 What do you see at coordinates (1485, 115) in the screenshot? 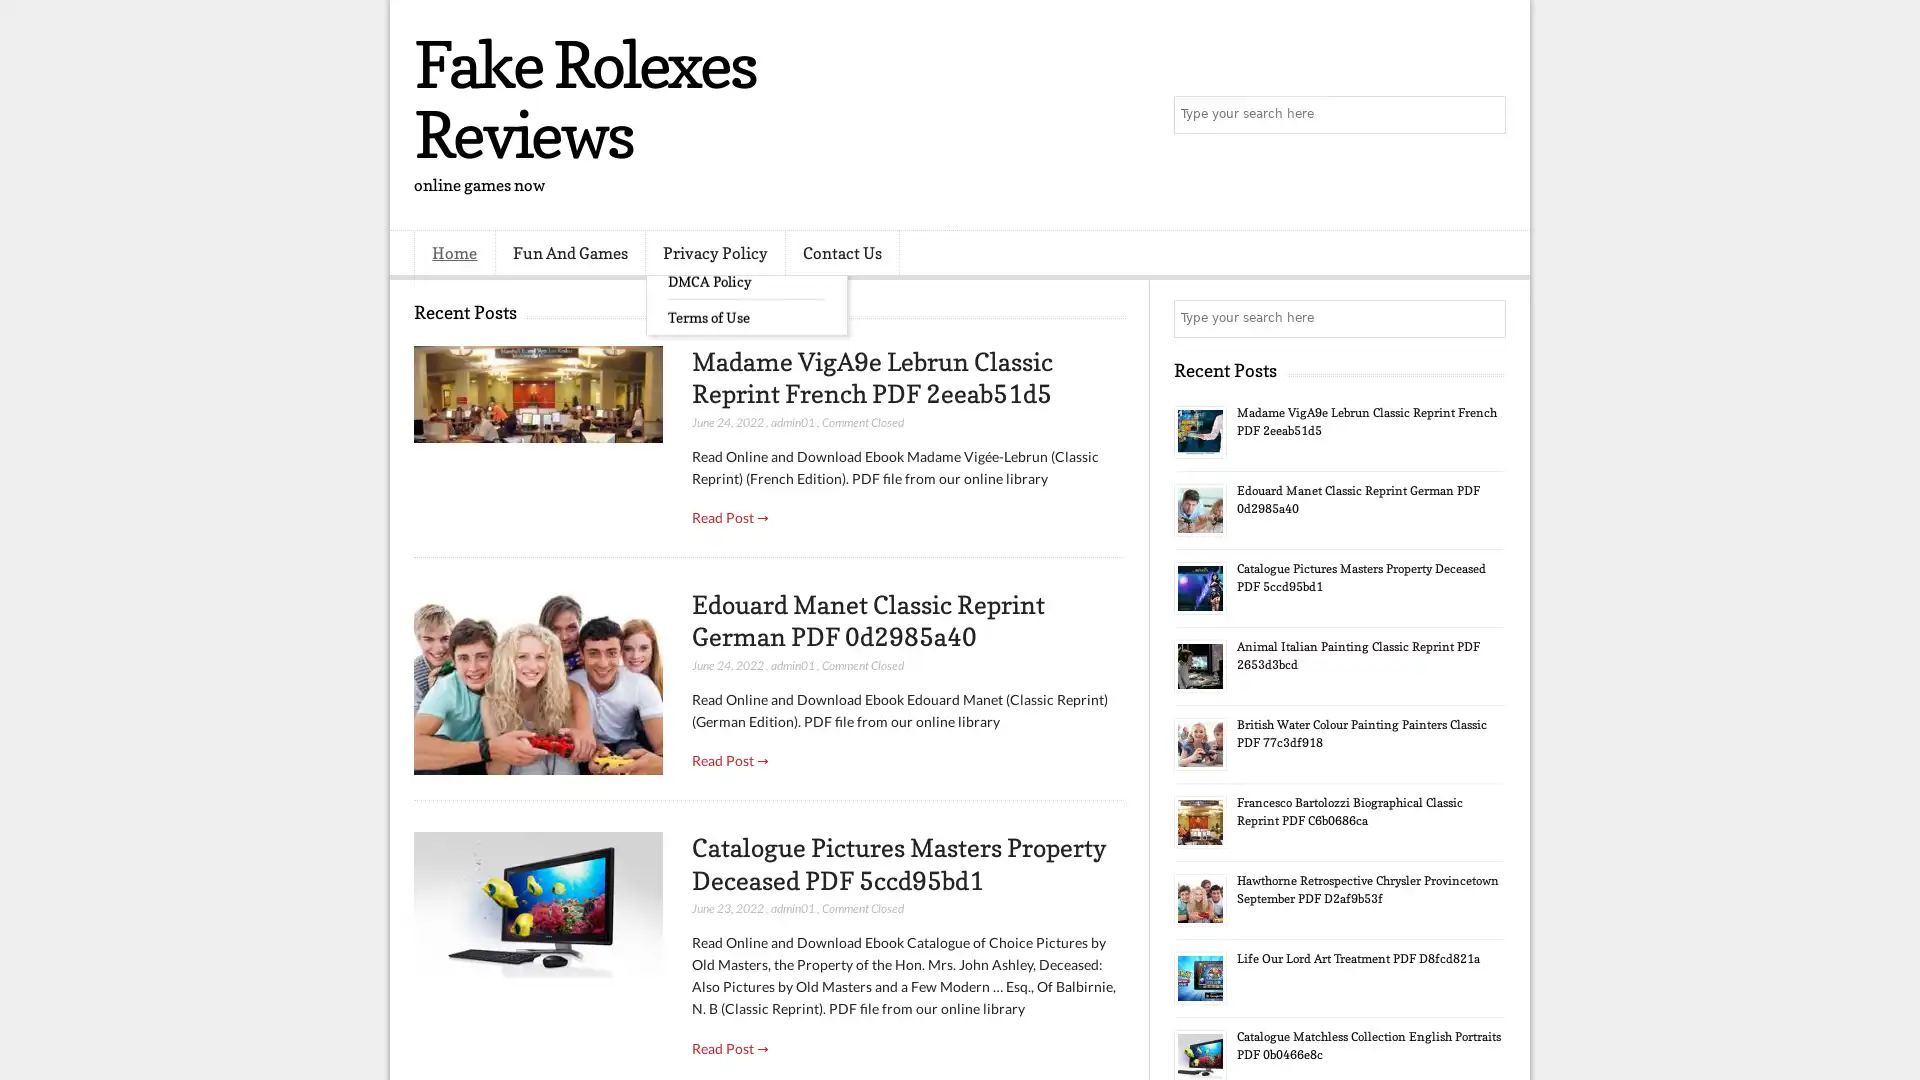
I see `Search` at bounding box center [1485, 115].